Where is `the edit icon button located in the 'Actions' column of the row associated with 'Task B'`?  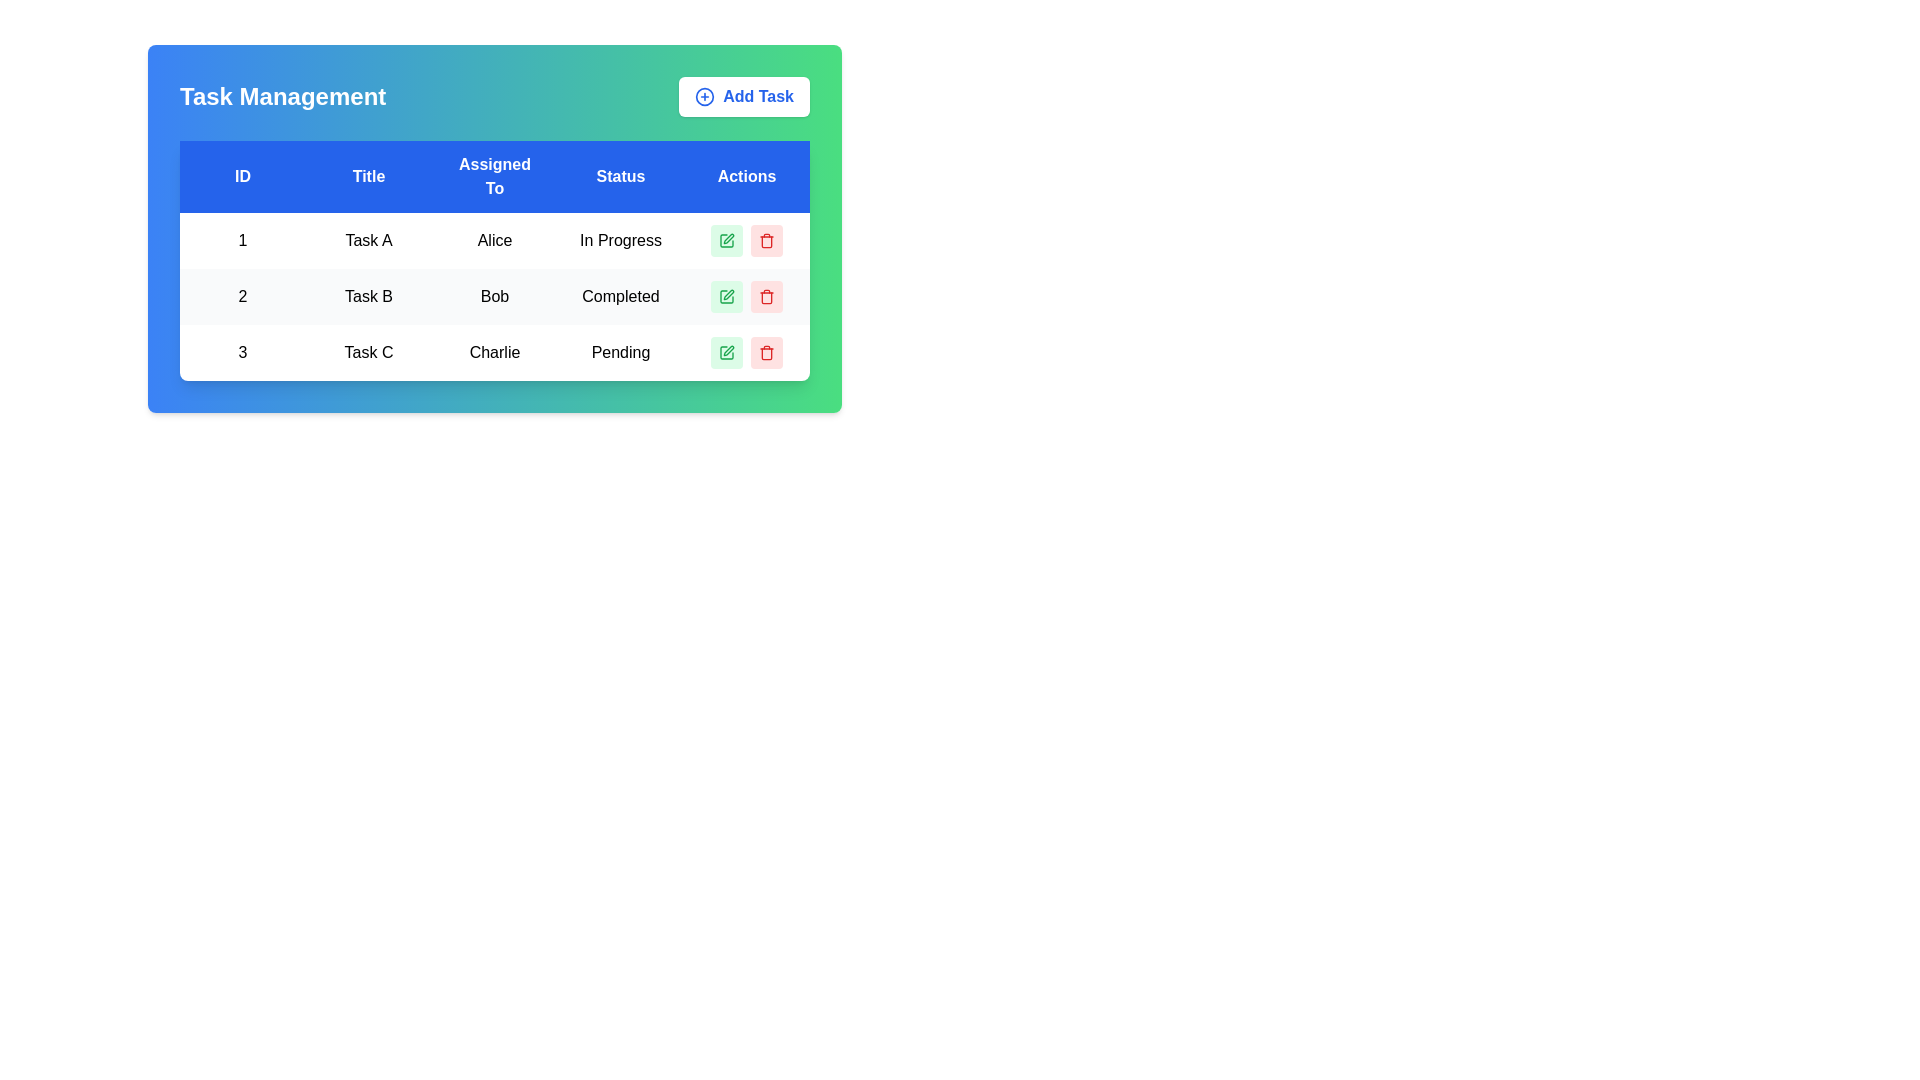 the edit icon button located in the 'Actions' column of the row associated with 'Task B' is located at coordinates (725, 297).